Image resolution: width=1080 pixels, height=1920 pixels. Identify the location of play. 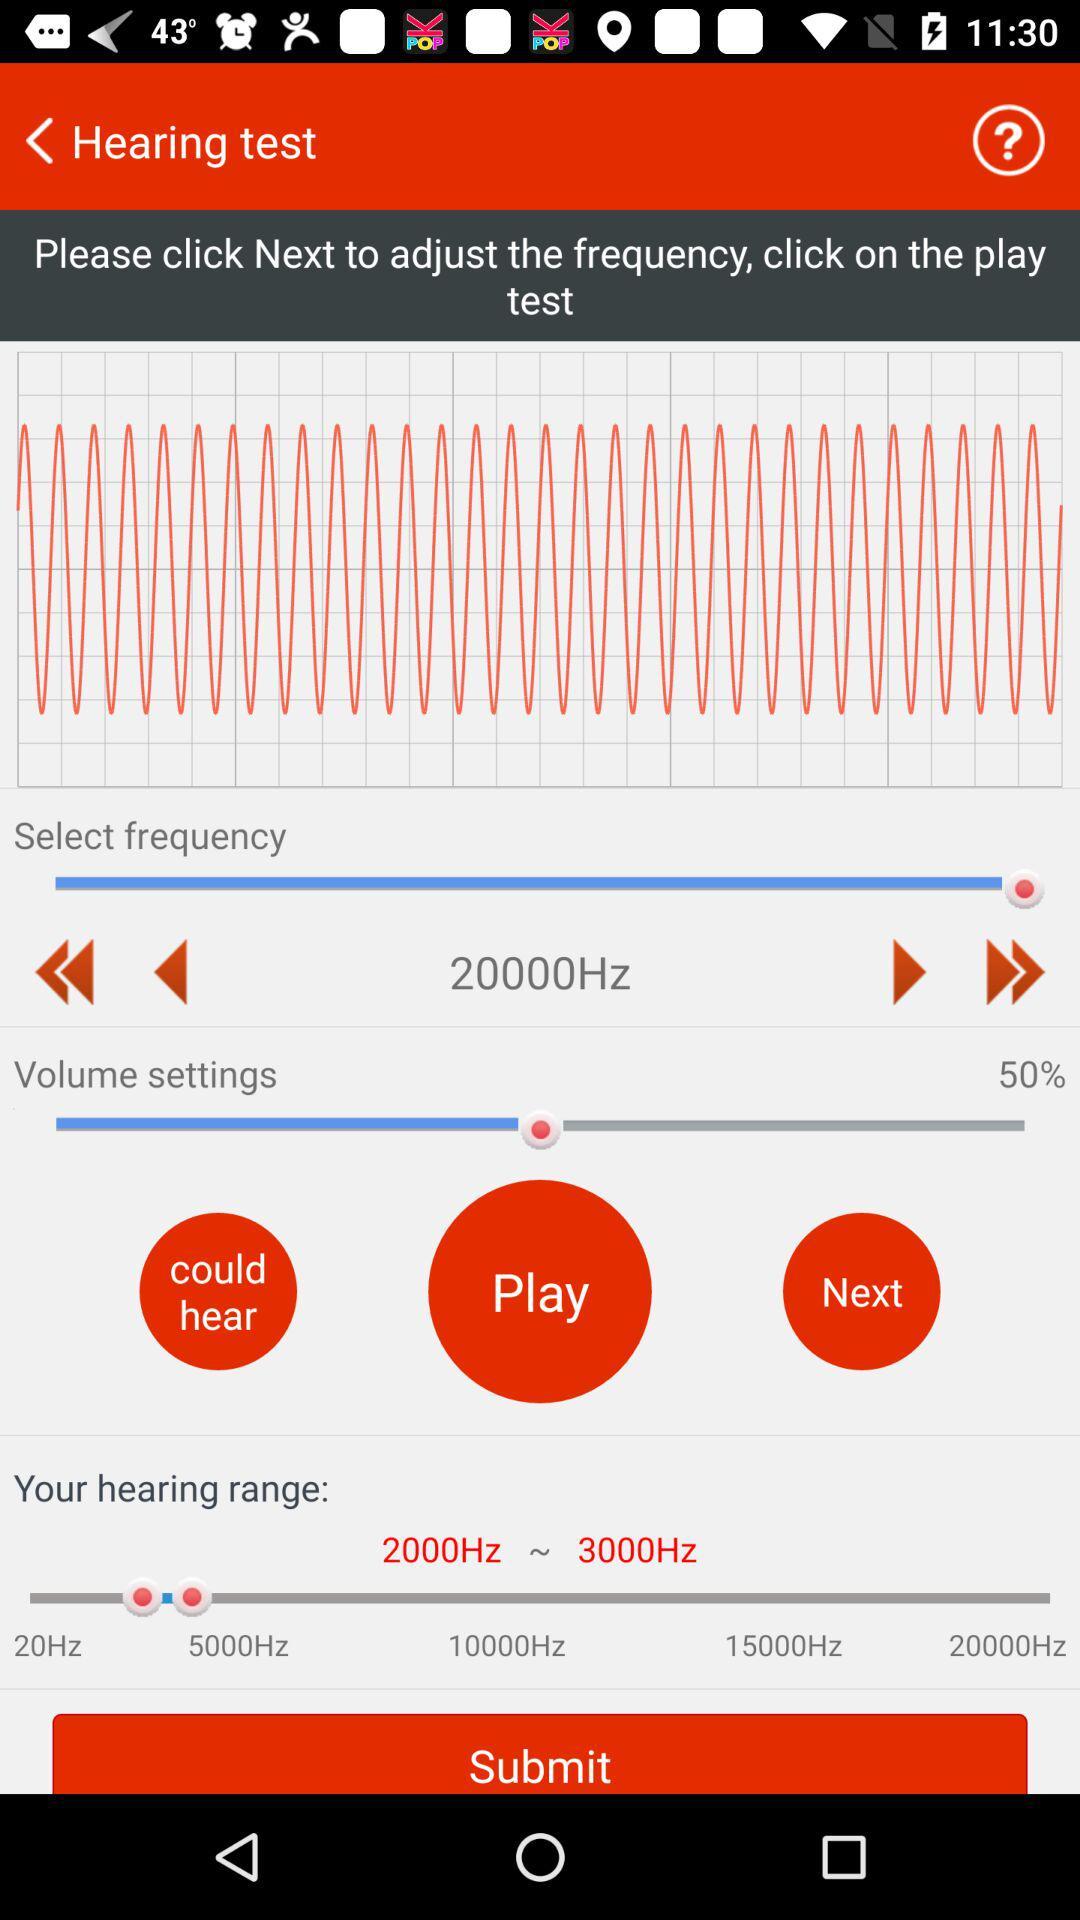
(909, 971).